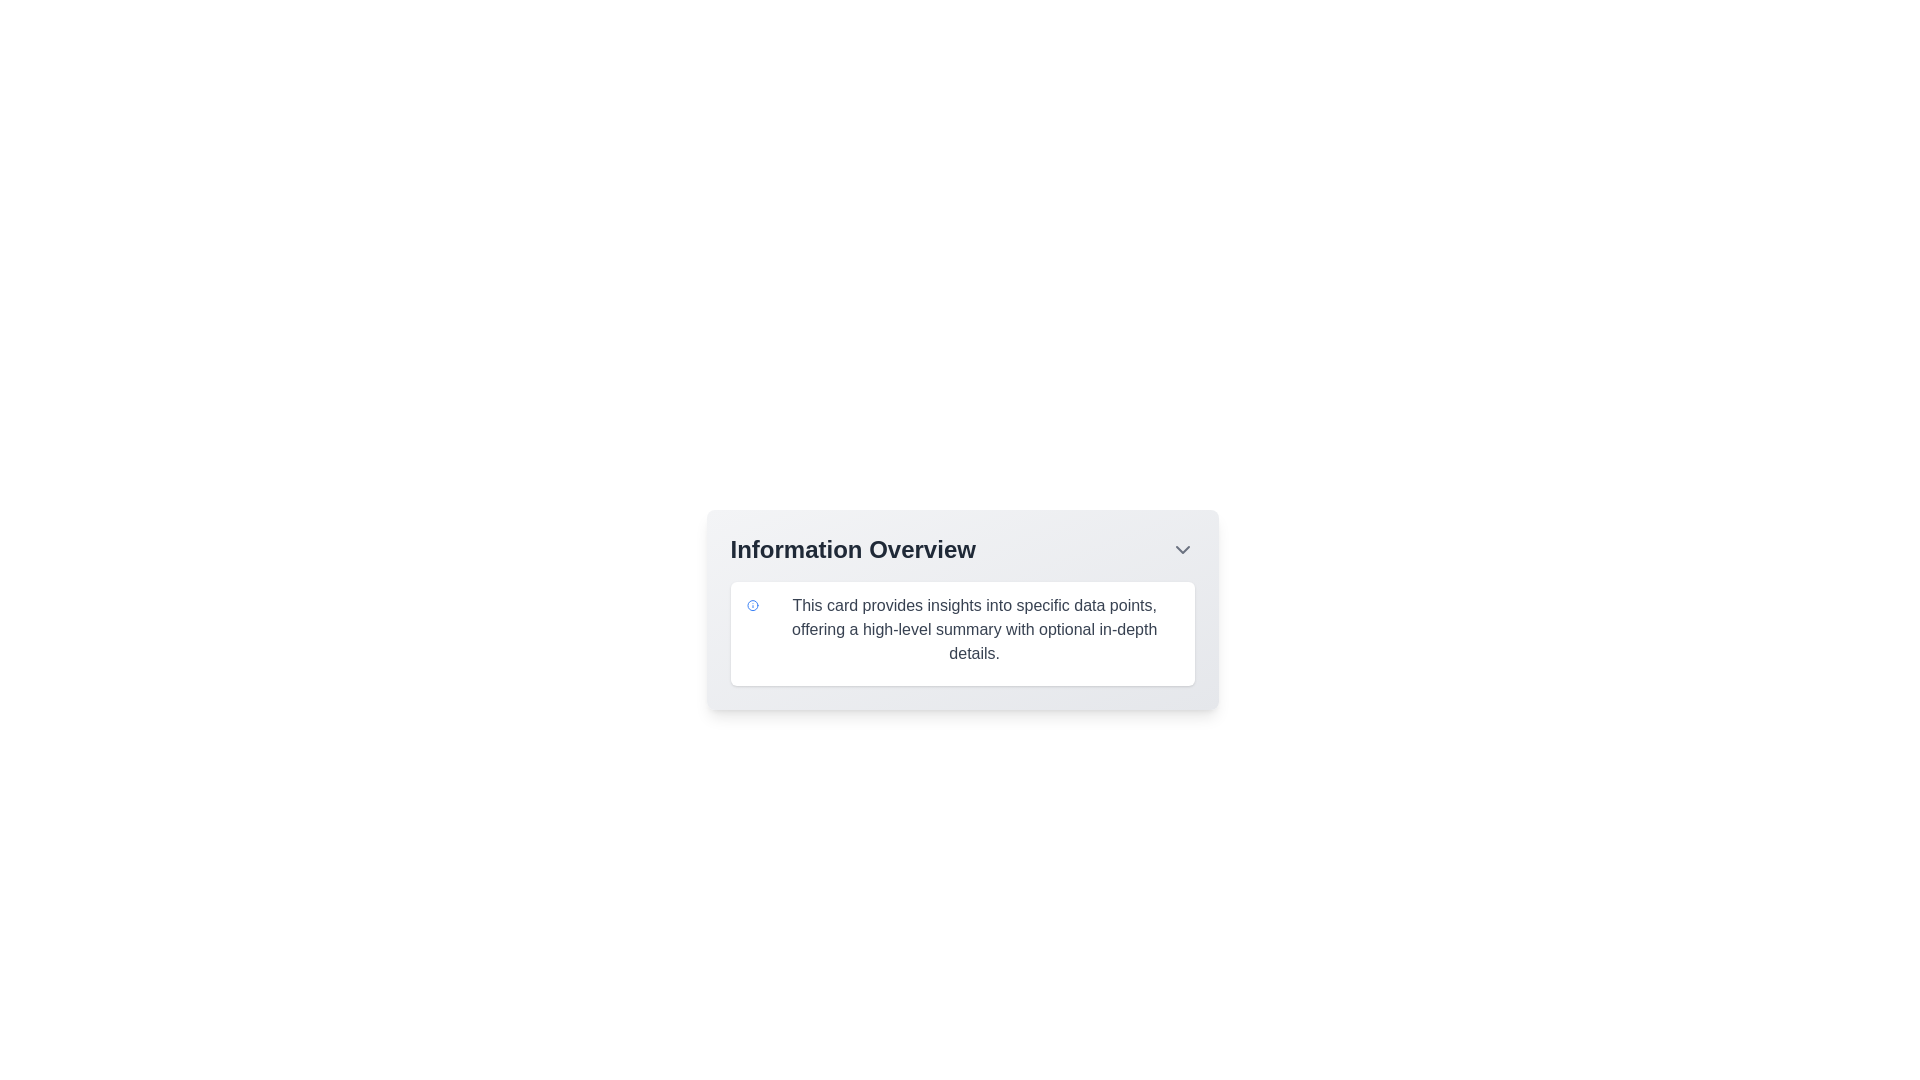 This screenshot has width=1920, height=1080. I want to click on the Informational Card that contains the text 'This card provides insights into specific data points, offering a high-level summary with optional in-depth details.' and features a blue circular information icon to the left, so click(962, 633).